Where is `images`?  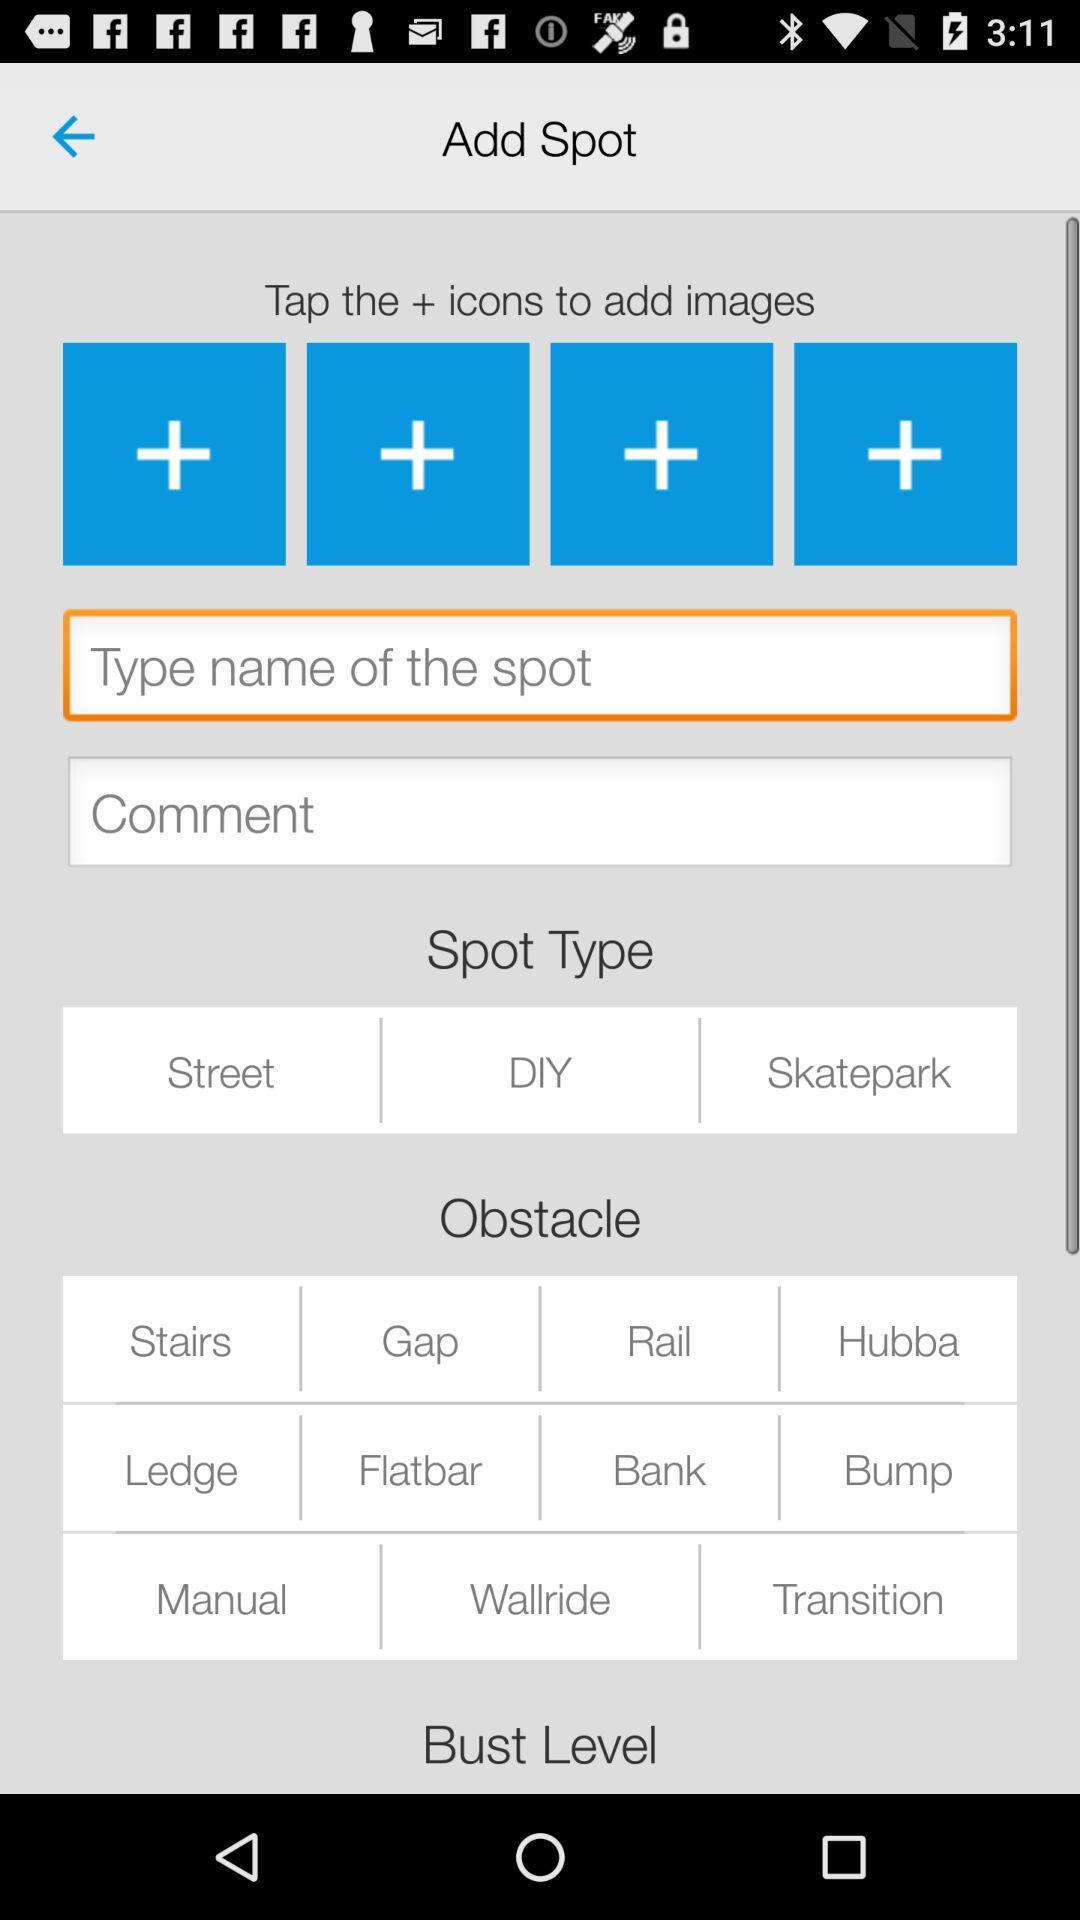 images is located at coordinates (661, 453).